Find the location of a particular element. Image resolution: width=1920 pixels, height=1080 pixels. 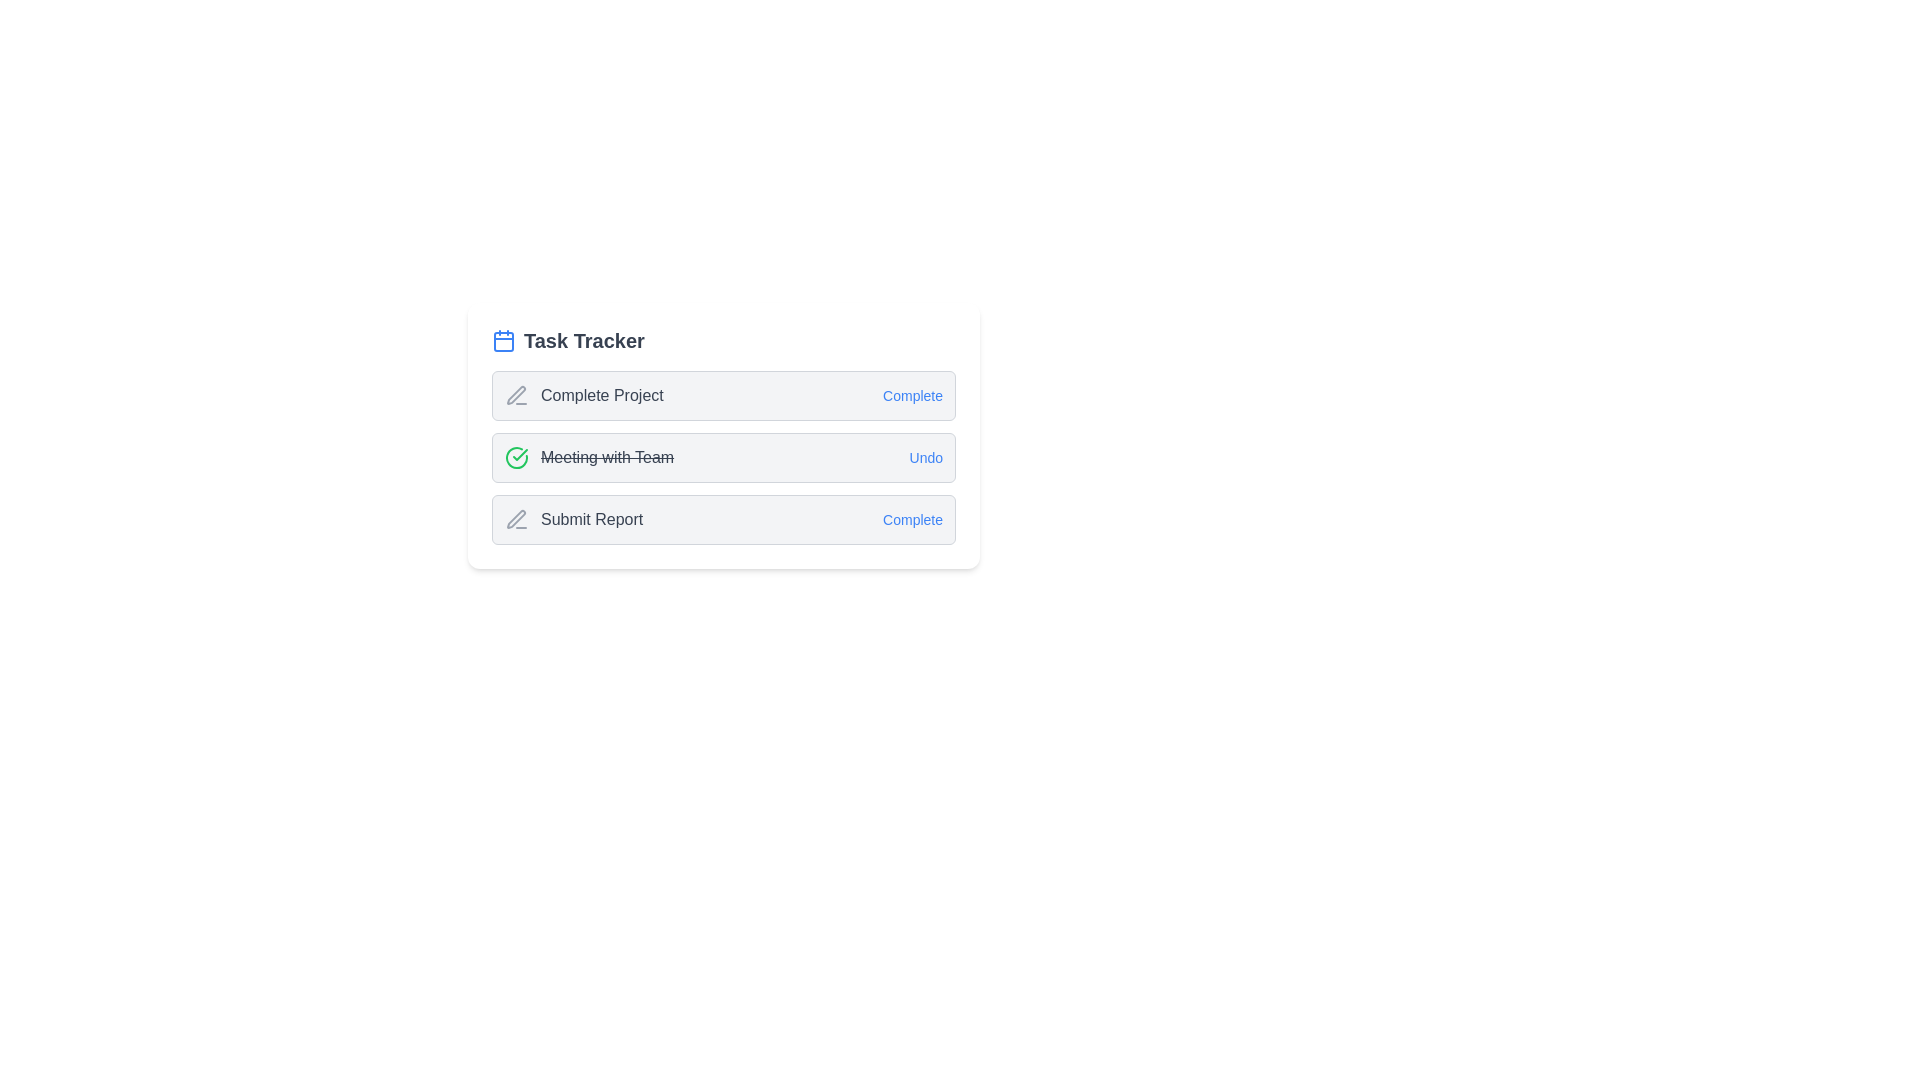

the icon representing the 'Submit Report' action, located to the left of the label text is located at coordinates (517, 519).